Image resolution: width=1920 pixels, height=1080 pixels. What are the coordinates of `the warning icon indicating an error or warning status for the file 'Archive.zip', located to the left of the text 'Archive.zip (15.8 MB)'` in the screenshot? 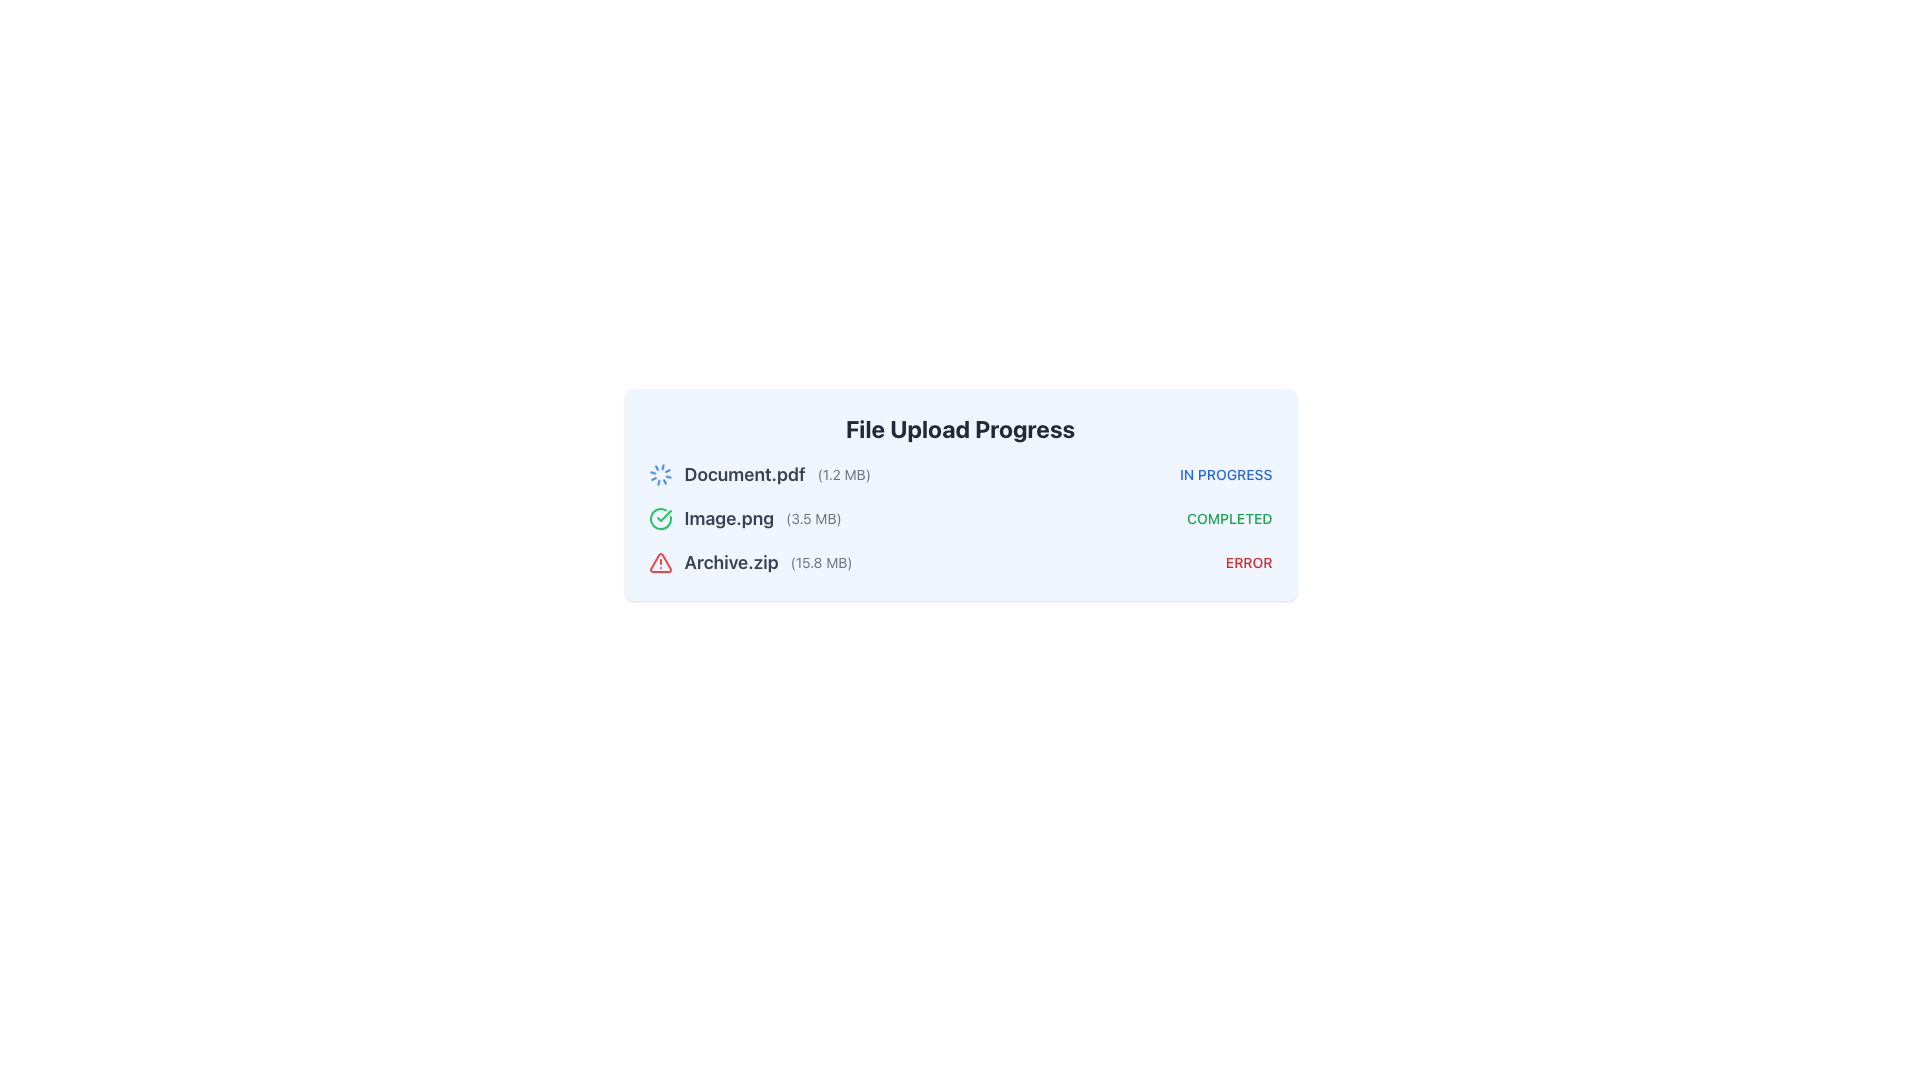 It's located at (660, 563).